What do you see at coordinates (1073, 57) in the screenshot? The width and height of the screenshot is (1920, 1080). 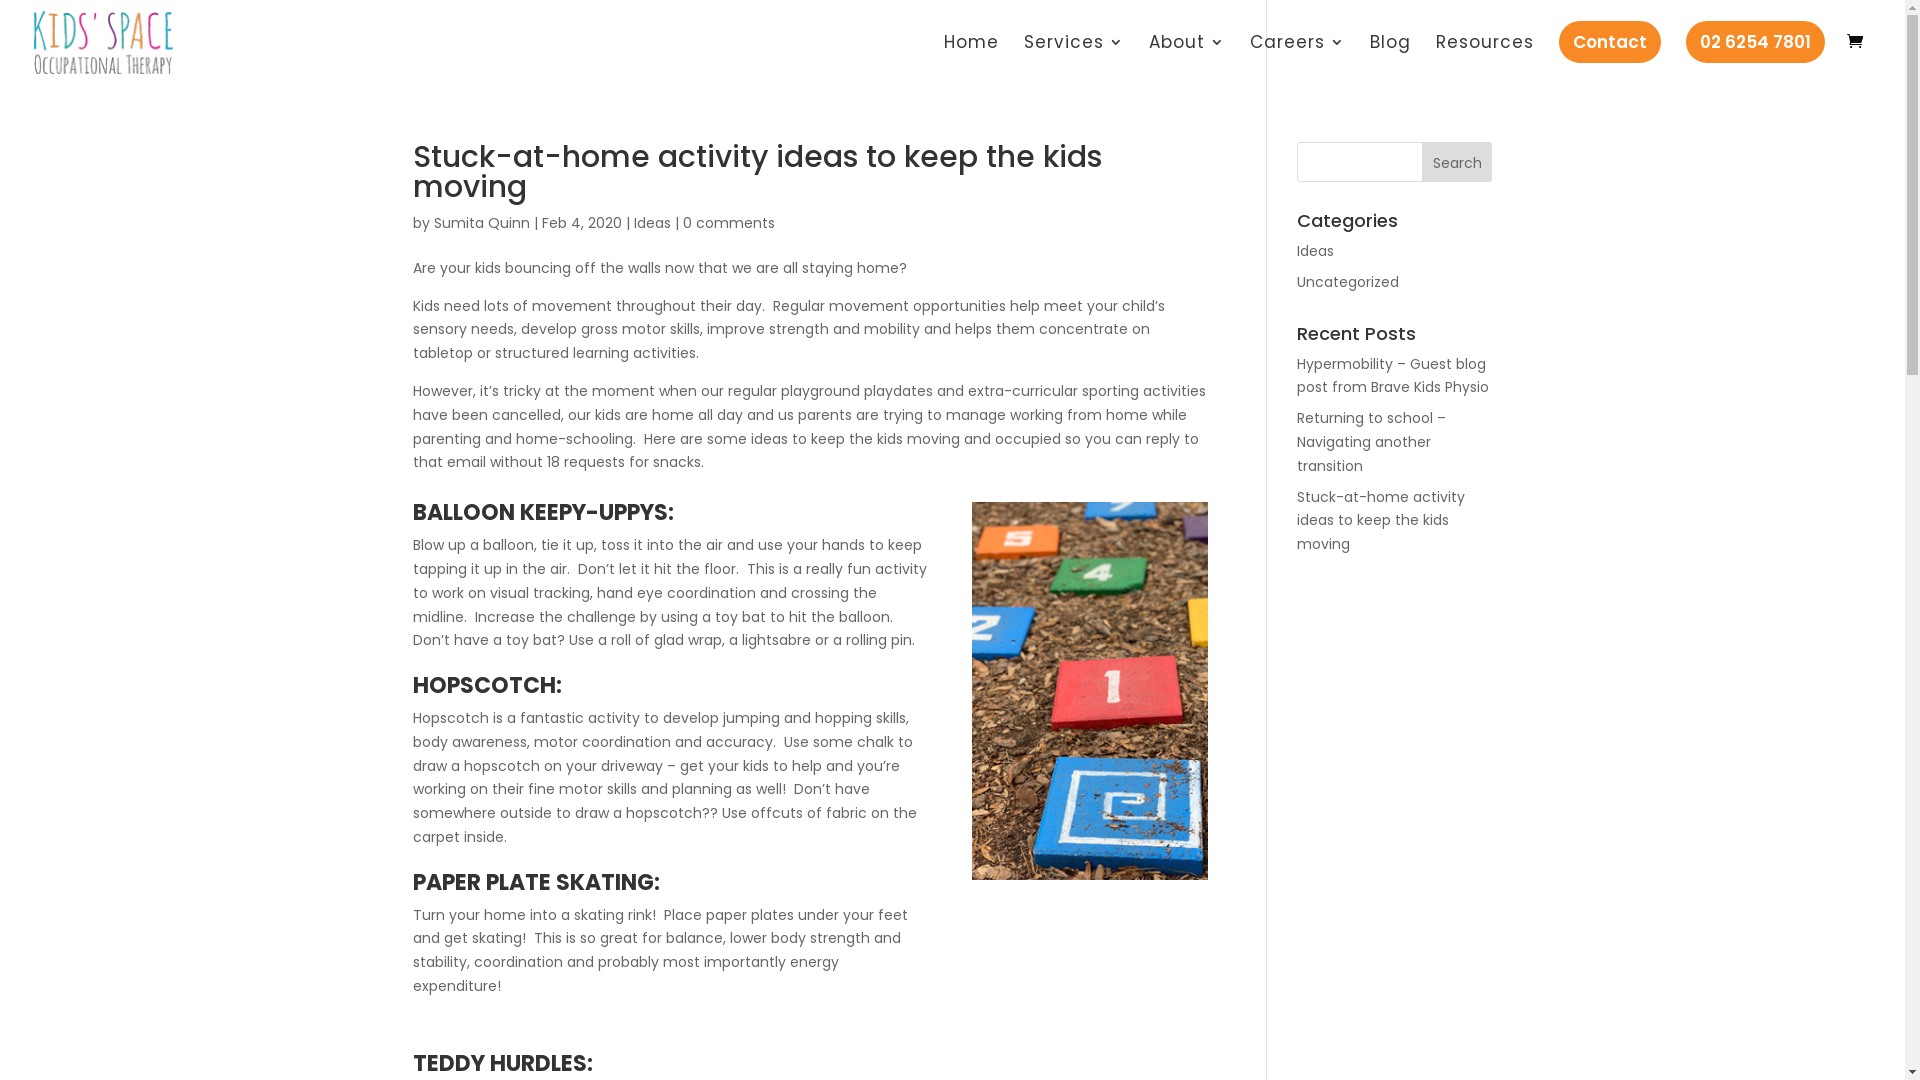 I see `'Services'` at bounding box center [1073, 57].